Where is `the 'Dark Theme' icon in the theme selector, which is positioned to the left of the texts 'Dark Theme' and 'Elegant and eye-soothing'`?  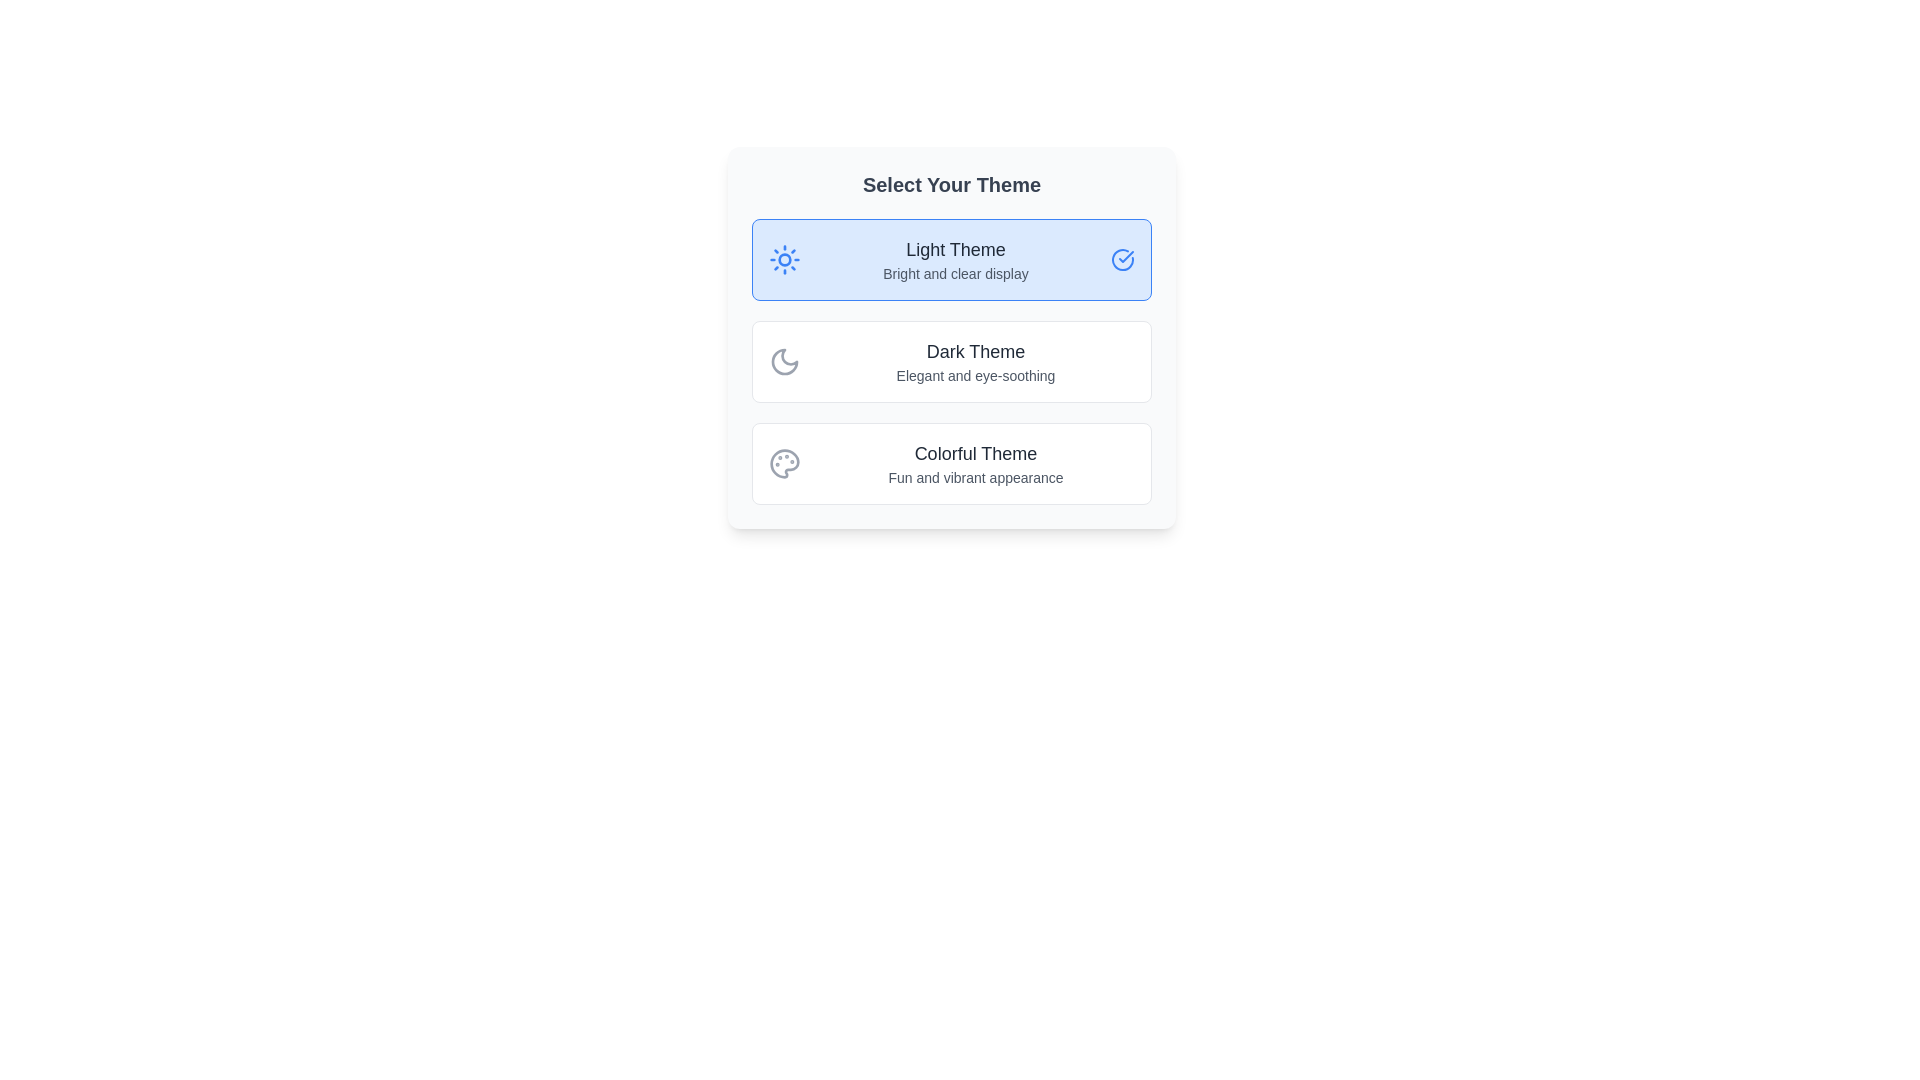 the 'Dark Theme' icon in the theme selector, which is positioned to the left of the texts 'Dark Theme' and 'Elegant and eye-soothing' is located at coordinates (784, 362).